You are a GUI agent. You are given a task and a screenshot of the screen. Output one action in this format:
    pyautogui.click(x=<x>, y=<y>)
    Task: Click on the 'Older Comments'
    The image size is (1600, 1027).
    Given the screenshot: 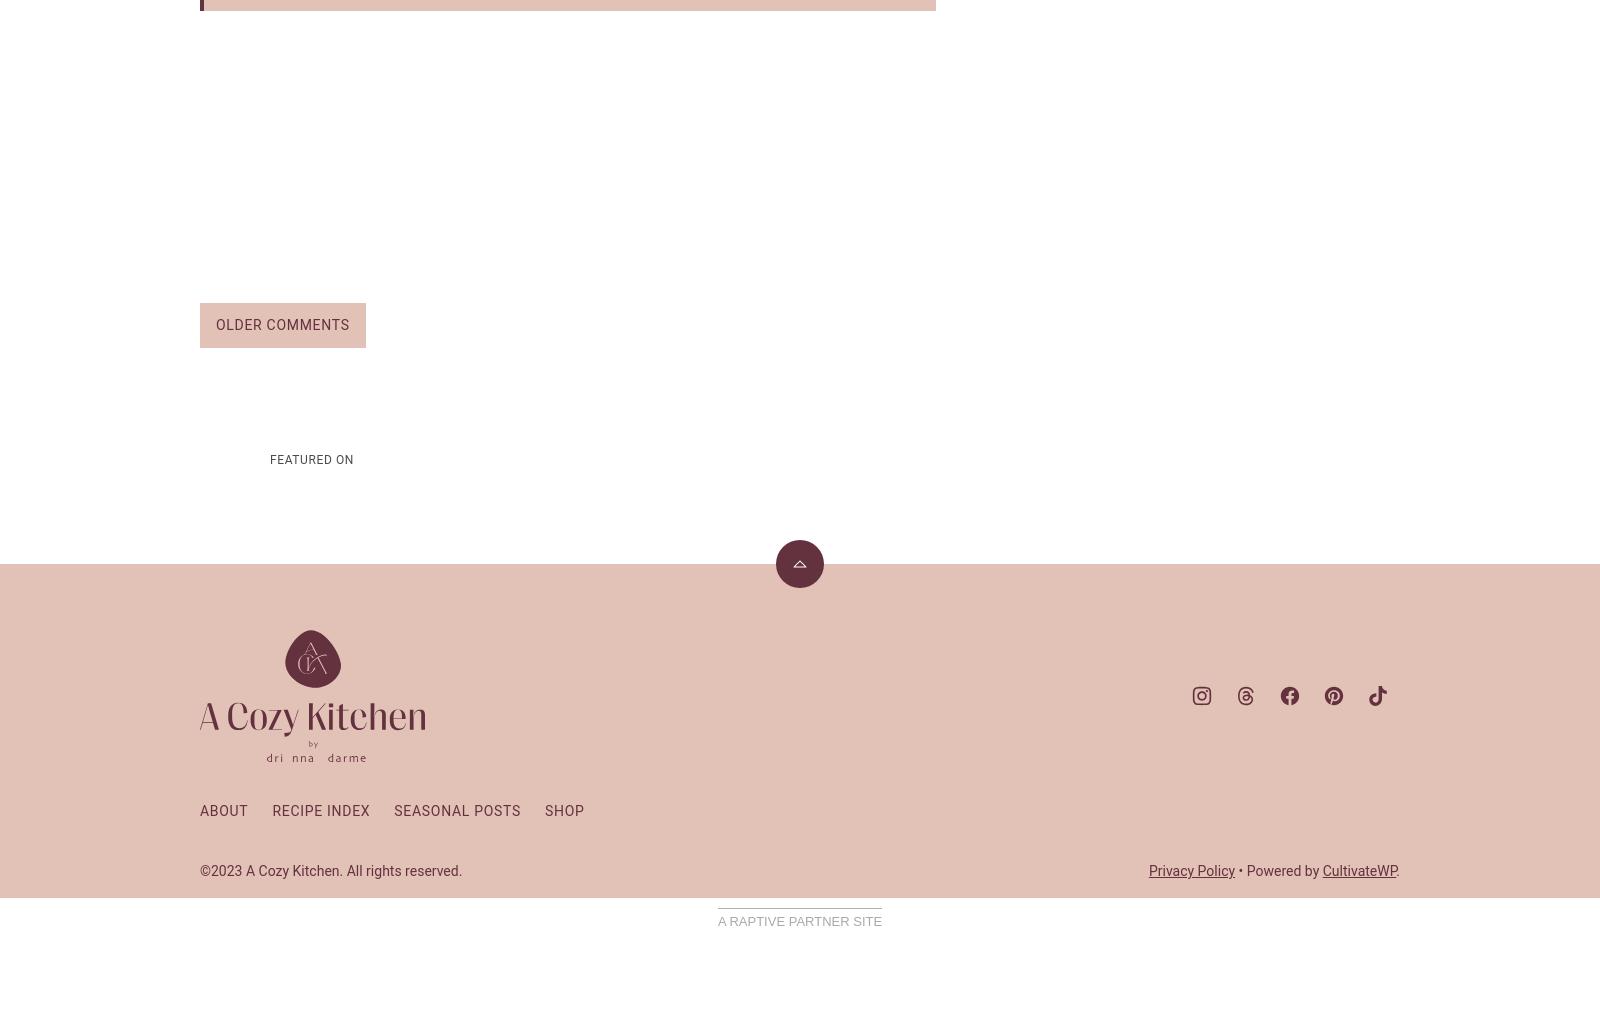 What is the action you would take?
    pyautogui.click(x=282, y=324)
    